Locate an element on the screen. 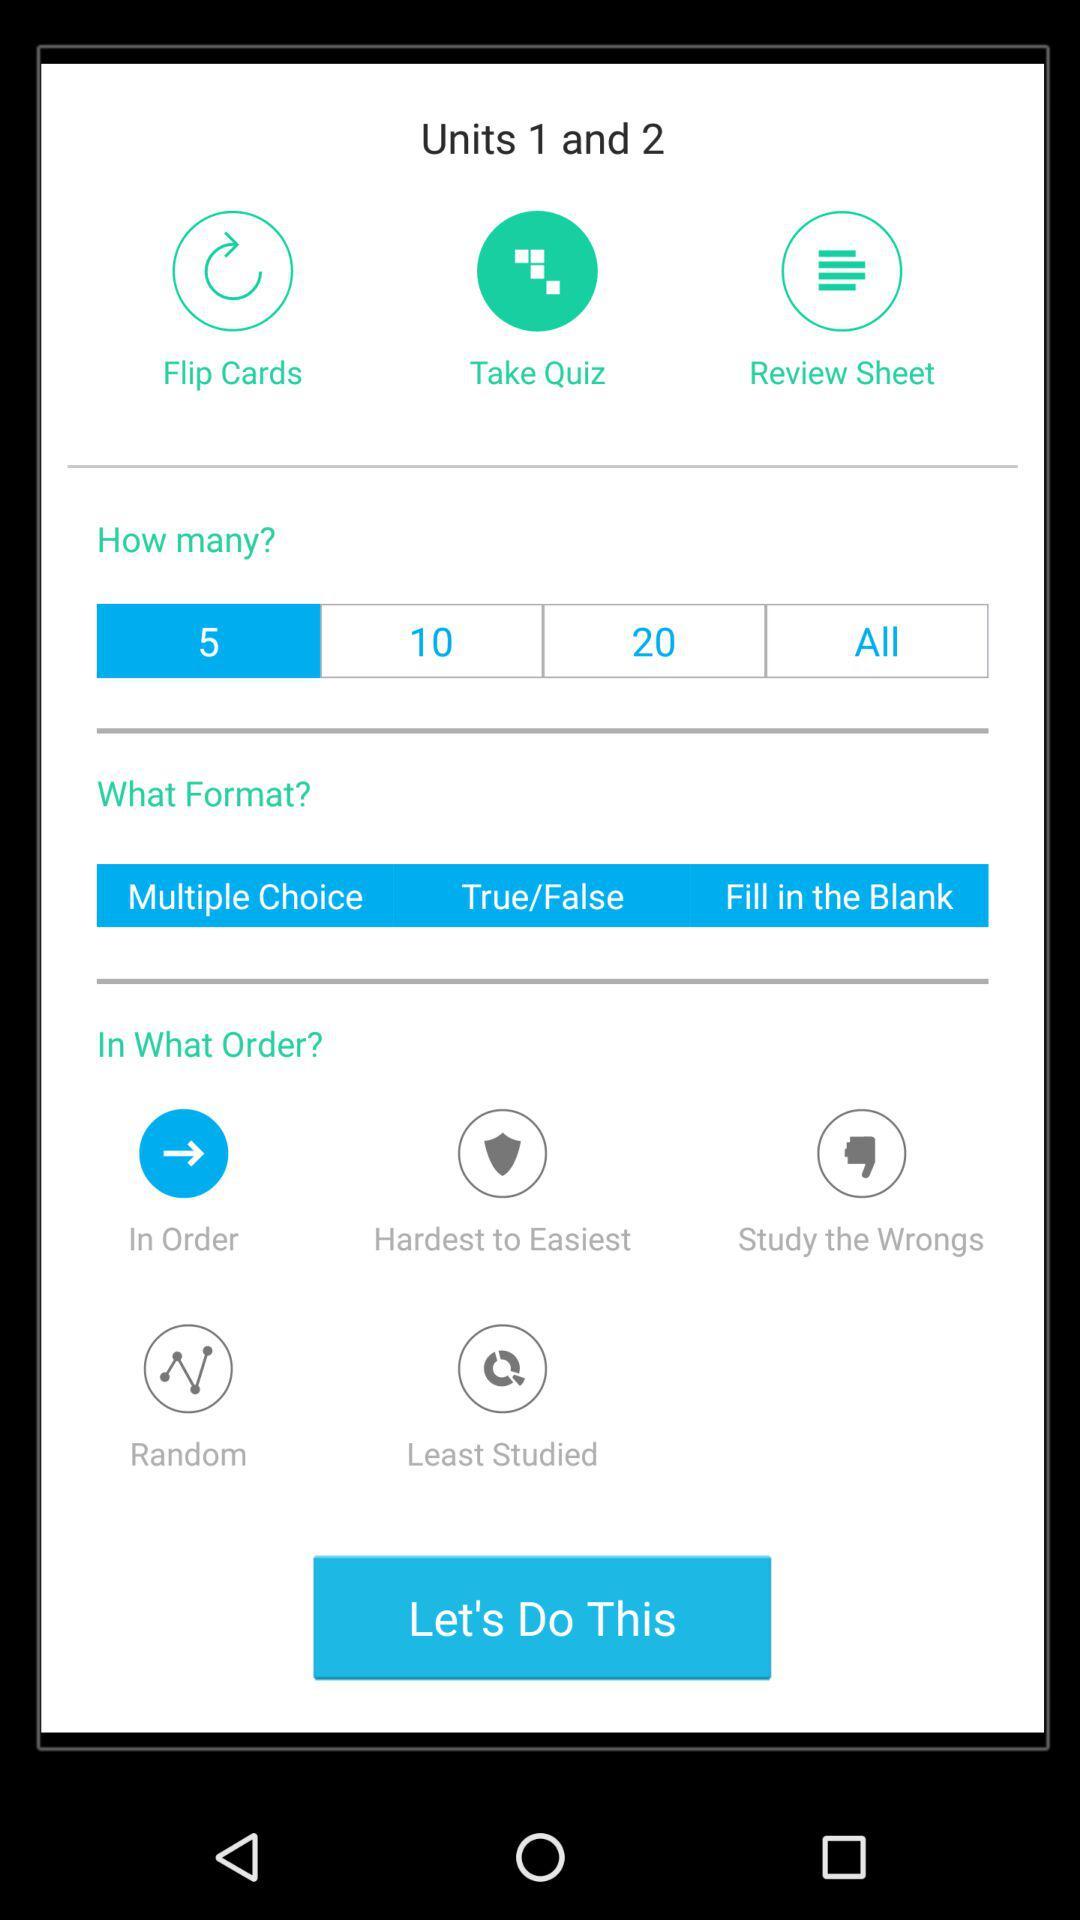  the icon next to multiple choice is located at coordinates (542, 894).